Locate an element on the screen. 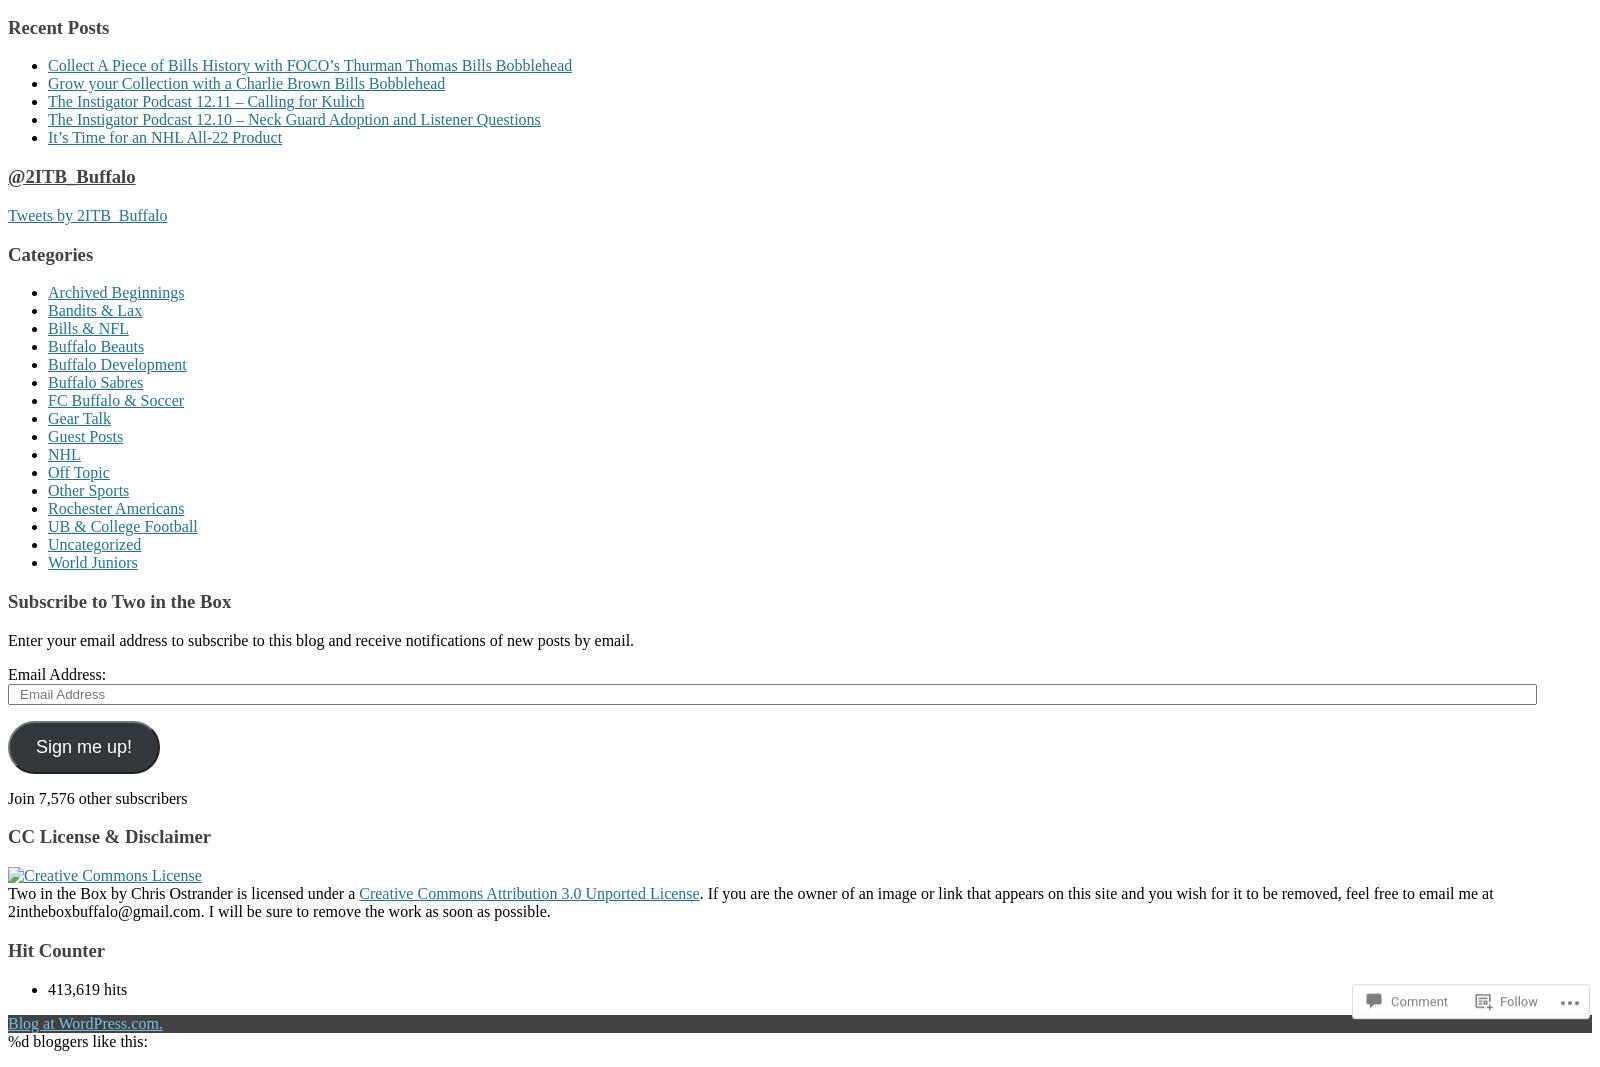 This screenshot has width=1600, height=1067. 'Collect A Piece of Bills History with FOCO’s Thurman Thomas Bills Bobblehead' is located at coordinates (309, 64).